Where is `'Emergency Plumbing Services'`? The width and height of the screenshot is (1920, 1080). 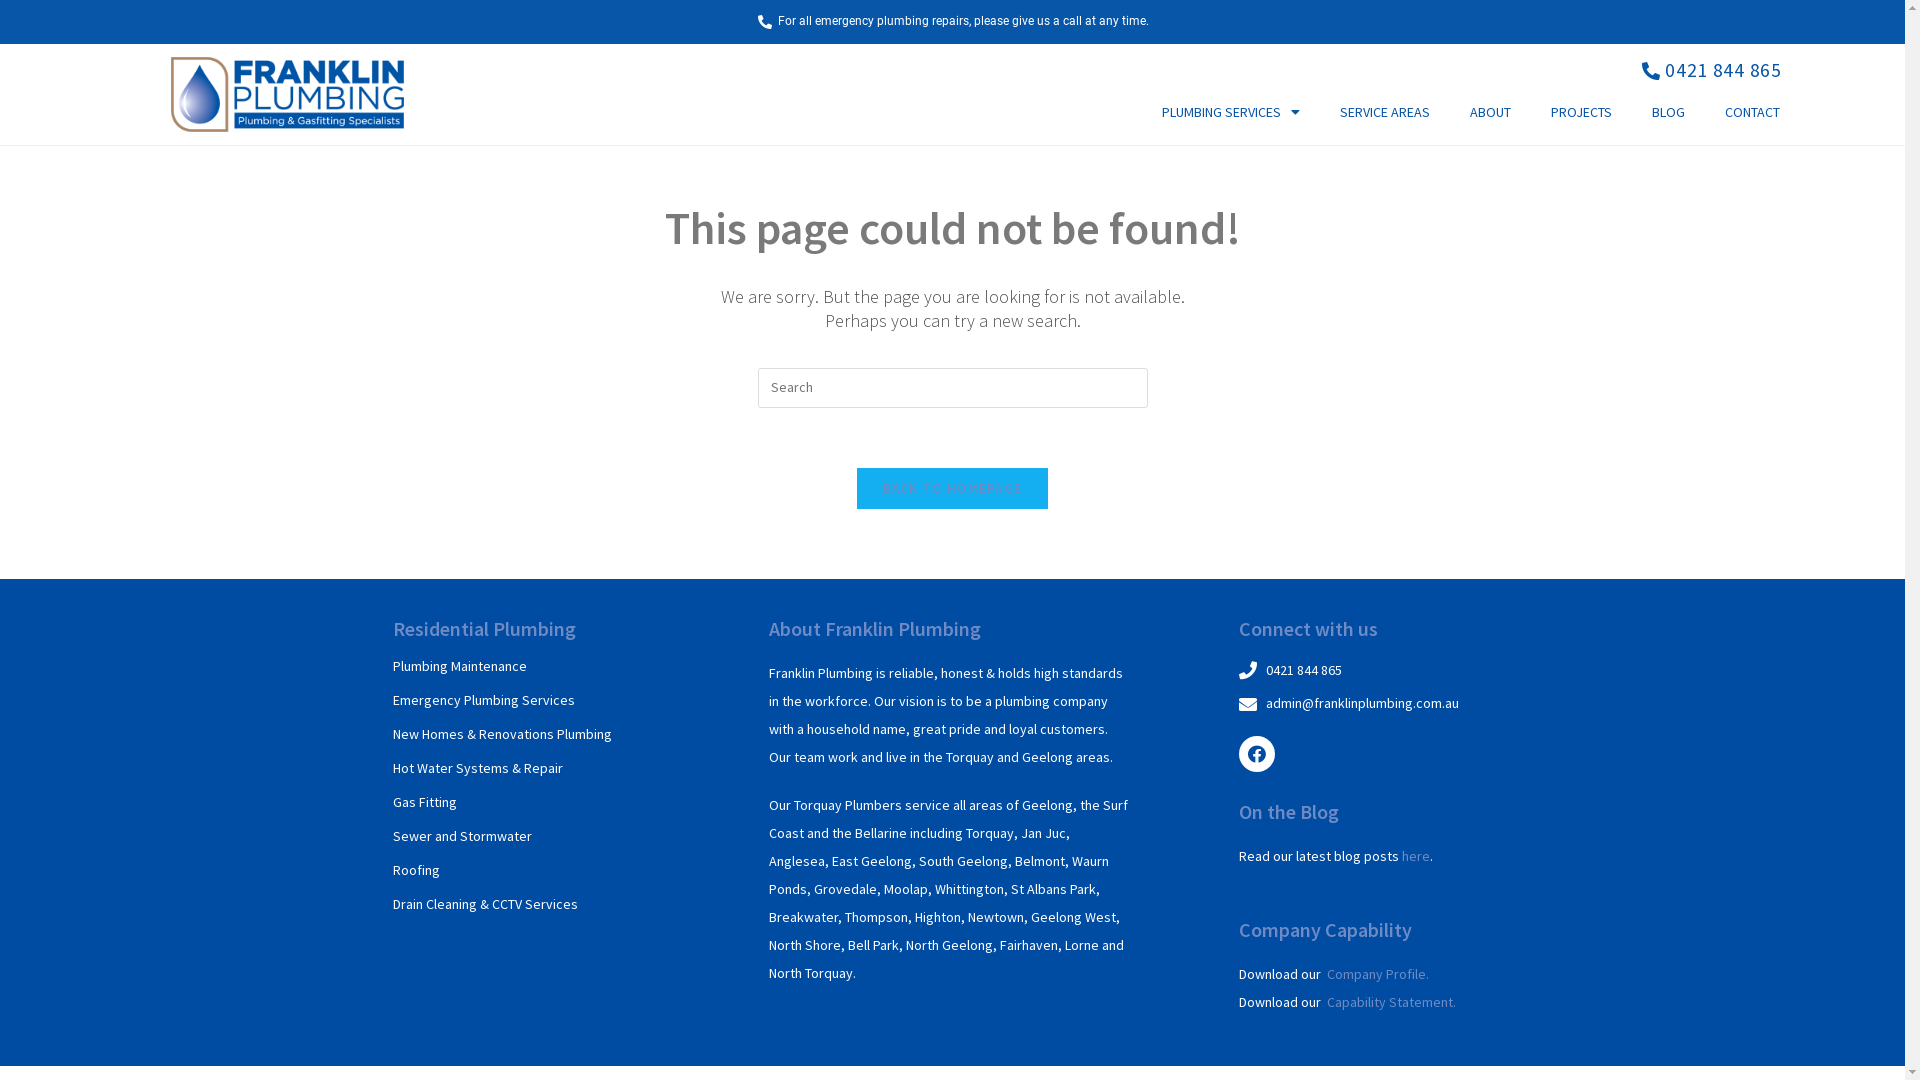 'Emergency Plumbing Services' is located at coordinates (483, 698).